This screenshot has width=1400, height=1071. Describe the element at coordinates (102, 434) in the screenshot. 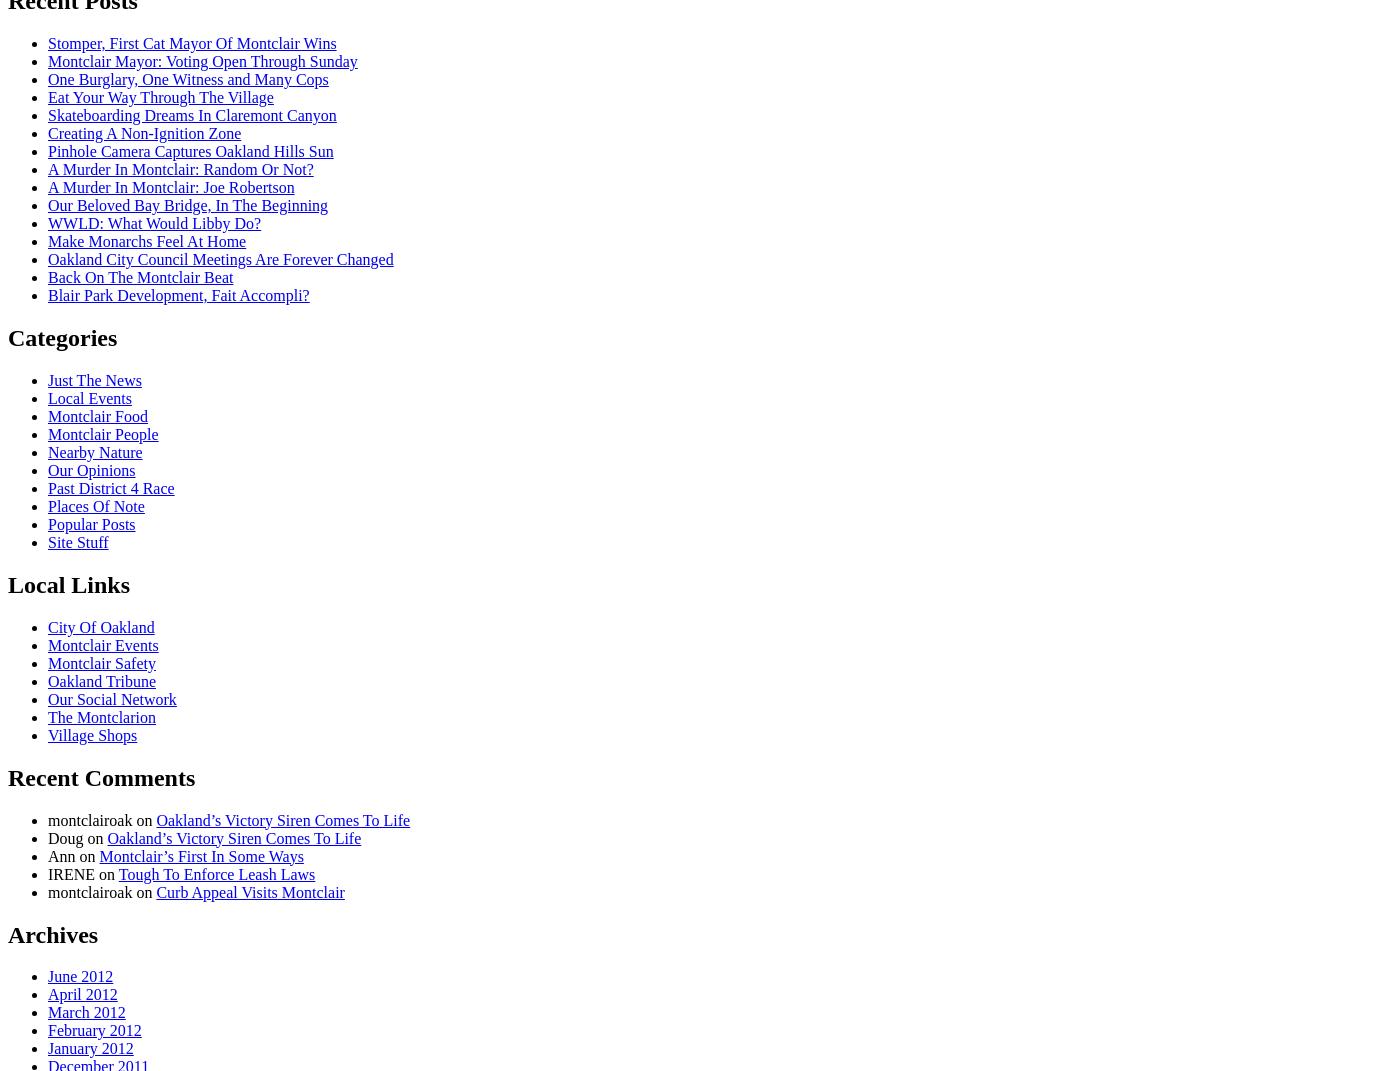

I see `'Montclair People'` at that location.